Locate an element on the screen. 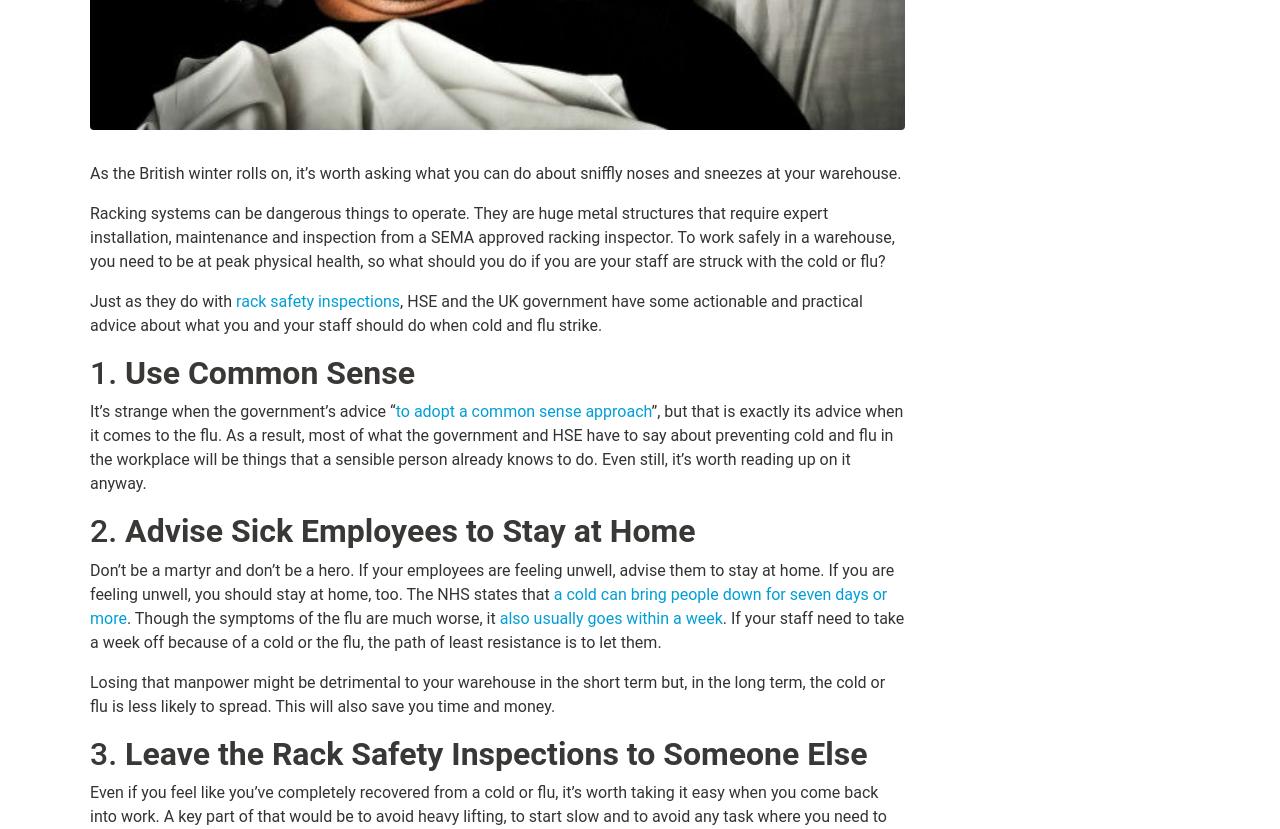  'rack safety inspections' is located at coordinates (316, 300).